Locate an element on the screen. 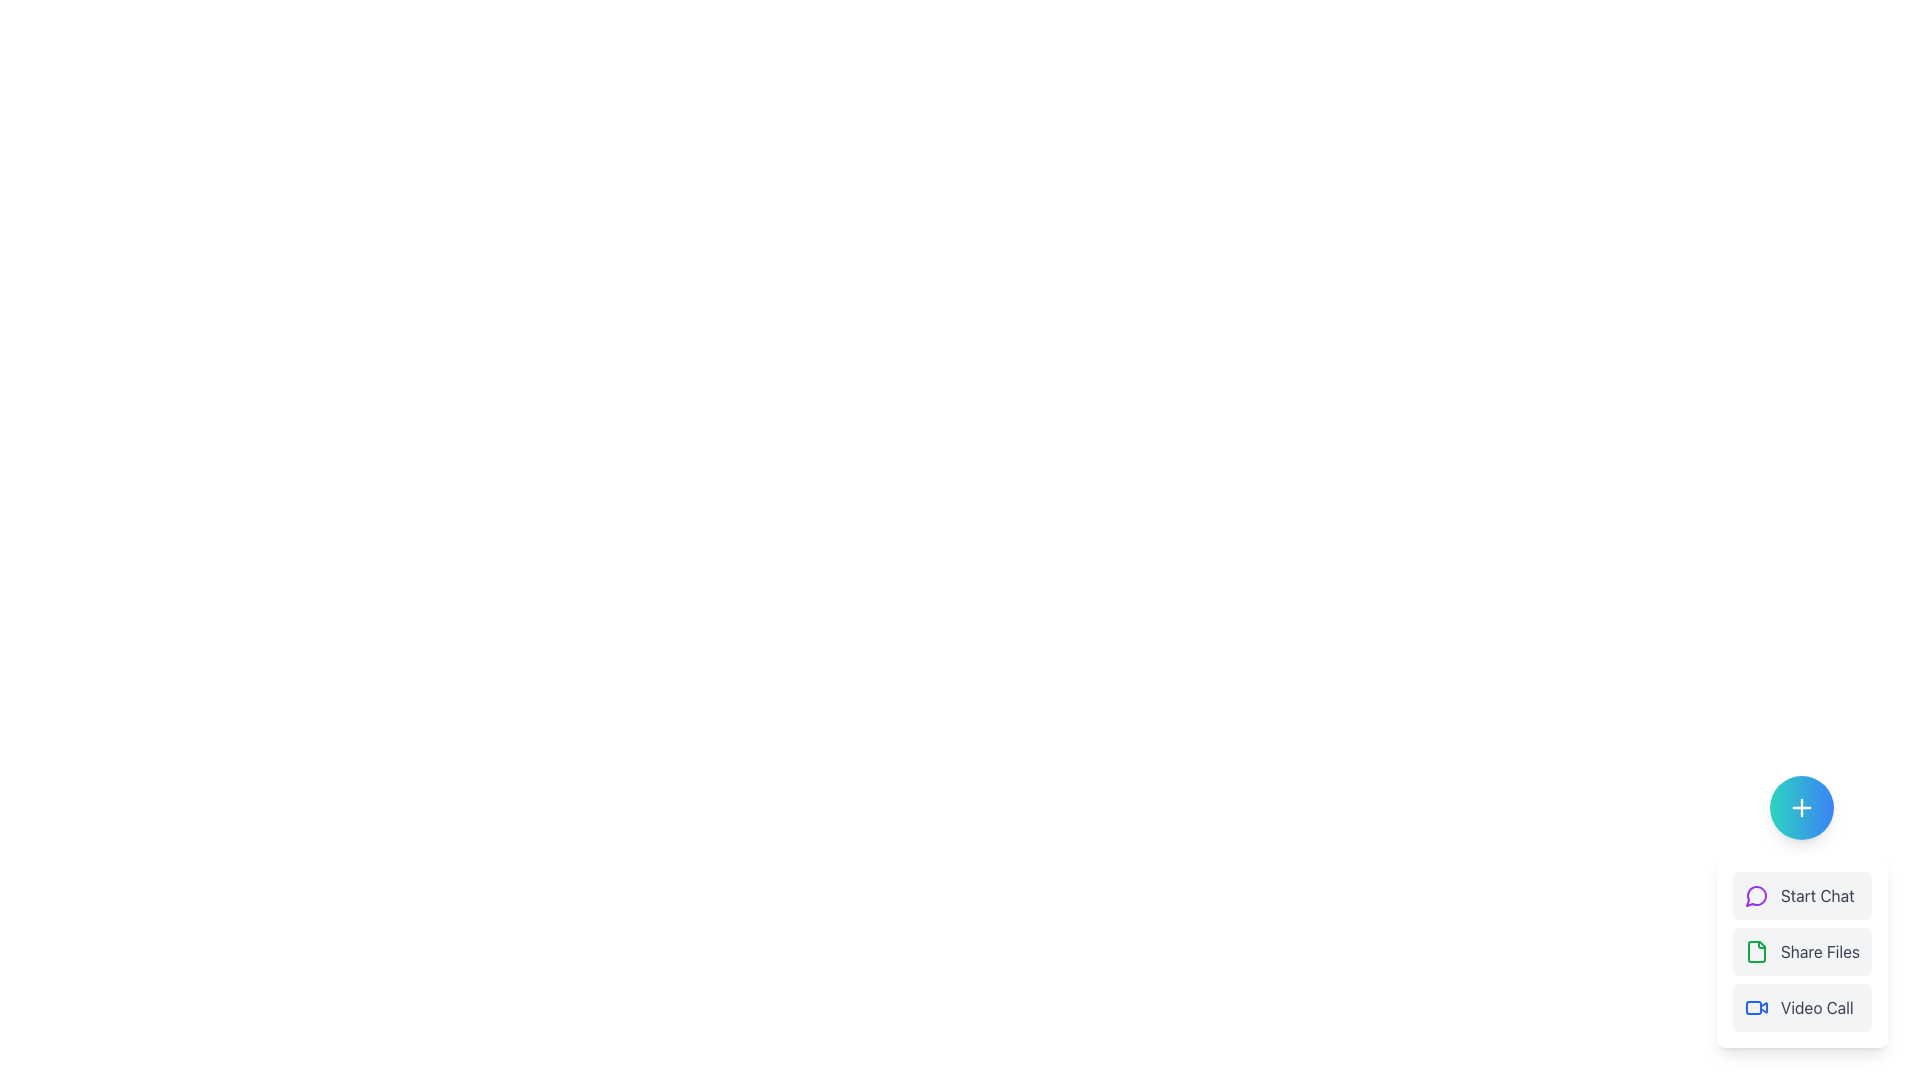 This screenshot has width=1920, height=1080. the 'Start Chat' button using keyboard navigation is located at coordinates (1802, 911).